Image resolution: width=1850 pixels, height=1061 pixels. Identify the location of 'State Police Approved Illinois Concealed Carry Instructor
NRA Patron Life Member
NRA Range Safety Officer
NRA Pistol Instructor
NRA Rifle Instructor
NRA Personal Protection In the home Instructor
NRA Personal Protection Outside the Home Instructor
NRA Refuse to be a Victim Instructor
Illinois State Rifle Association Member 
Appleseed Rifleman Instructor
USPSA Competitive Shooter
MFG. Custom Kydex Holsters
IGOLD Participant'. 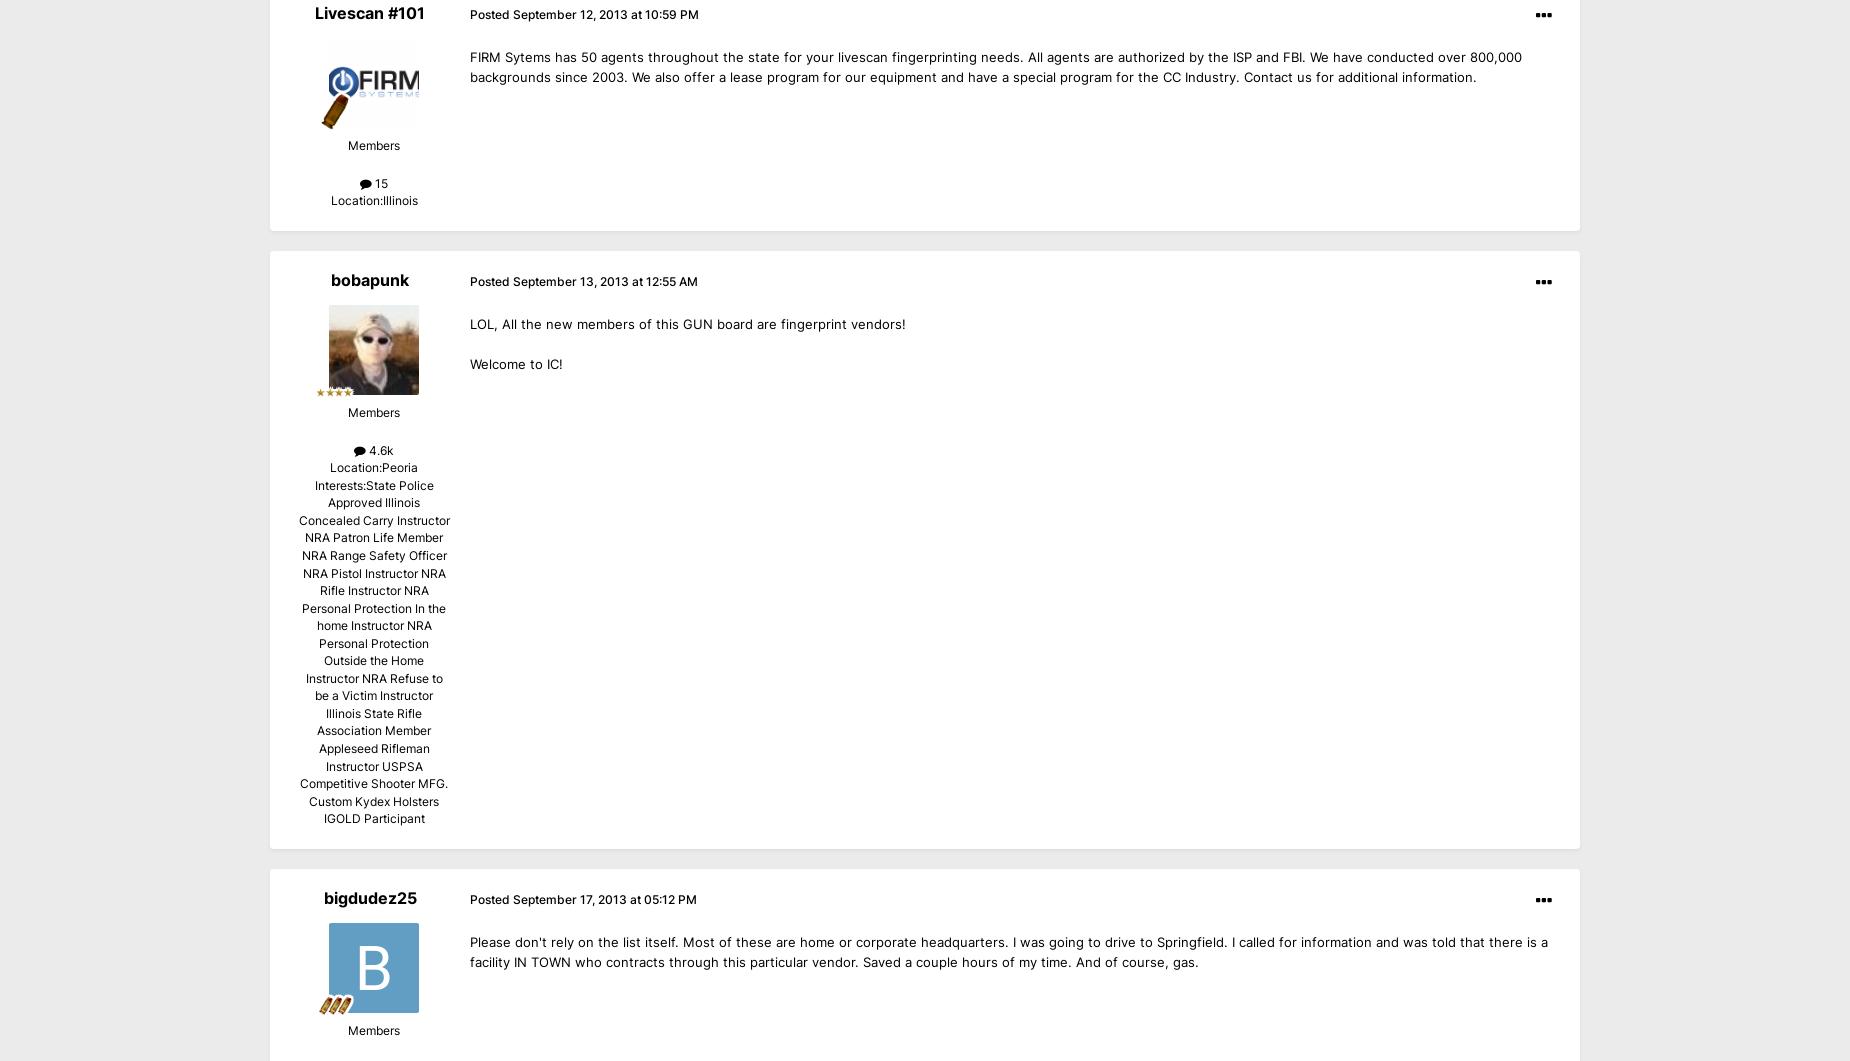
(372, 650).